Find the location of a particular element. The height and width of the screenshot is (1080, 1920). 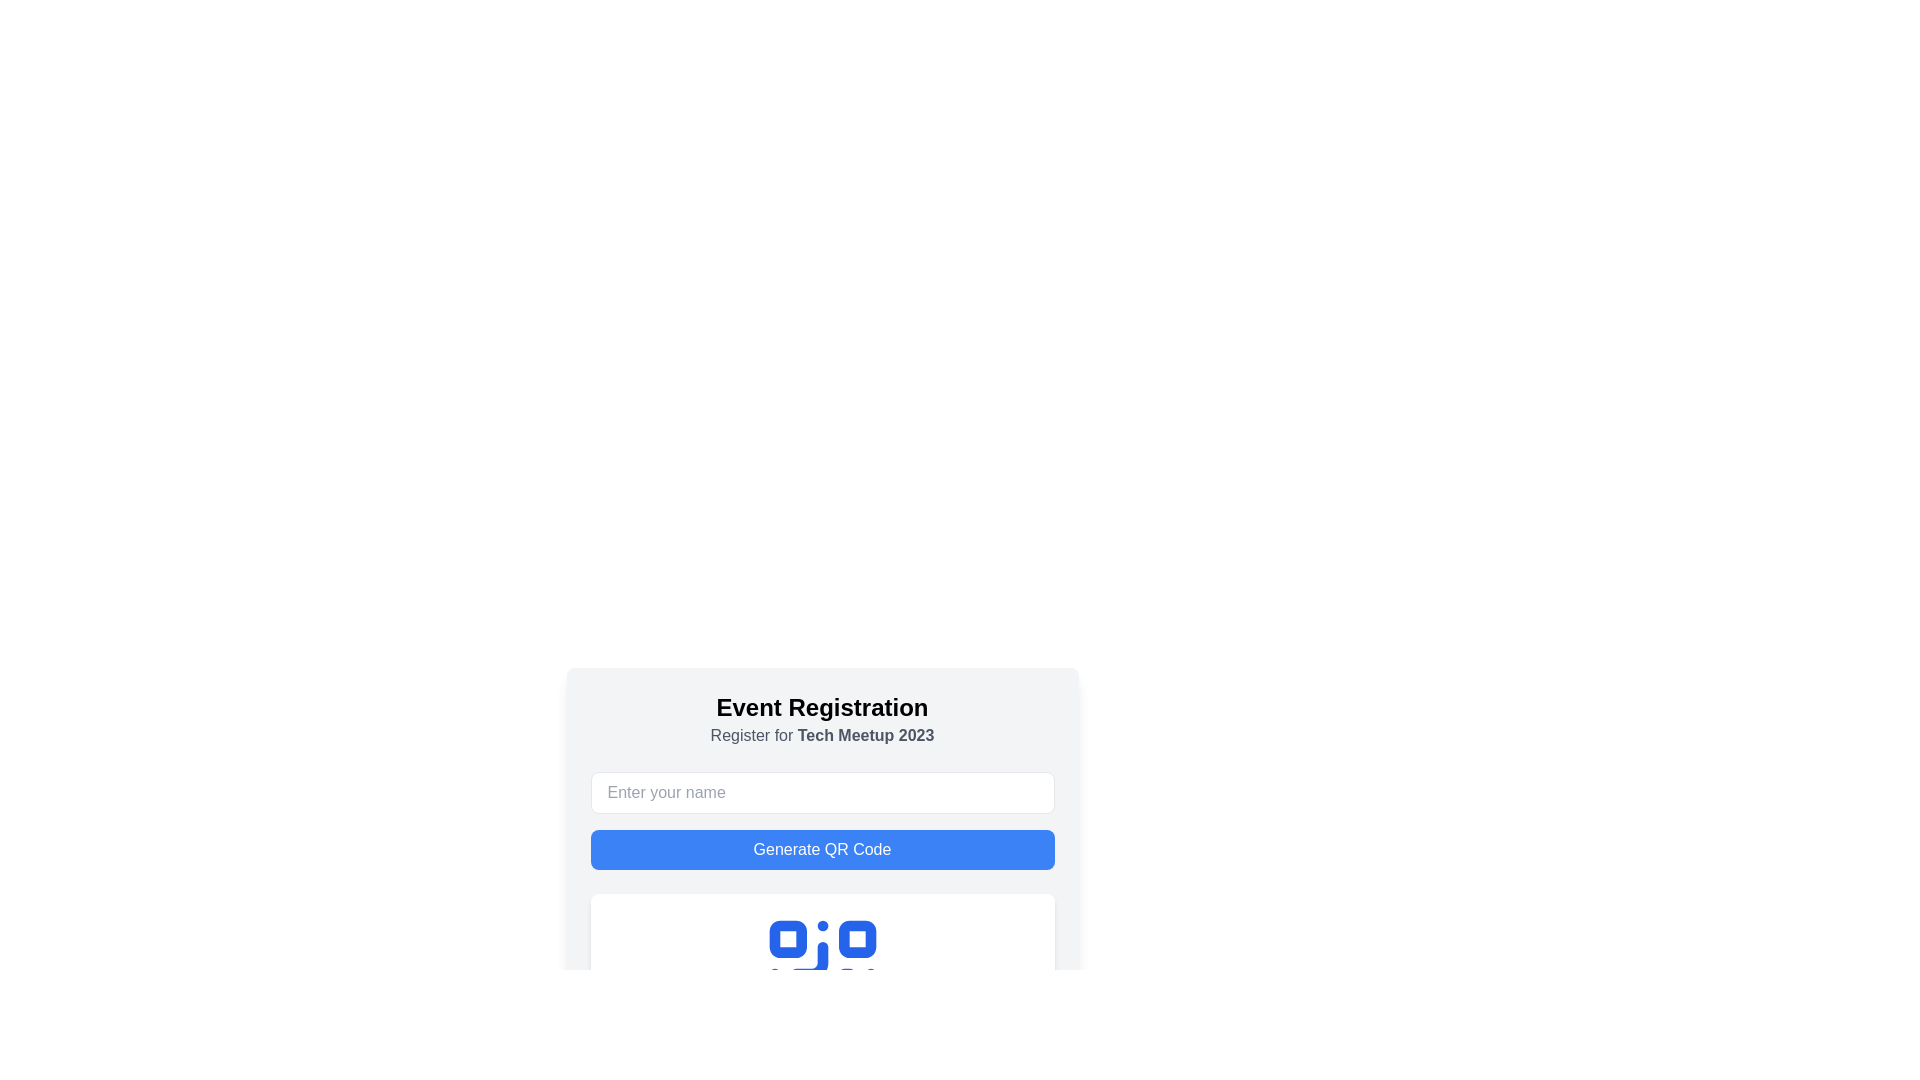

text displayed at the top of the event registration section for 'Tech Meetup 2023', which provides the title and context for the form is located at coordinates (822, 720).